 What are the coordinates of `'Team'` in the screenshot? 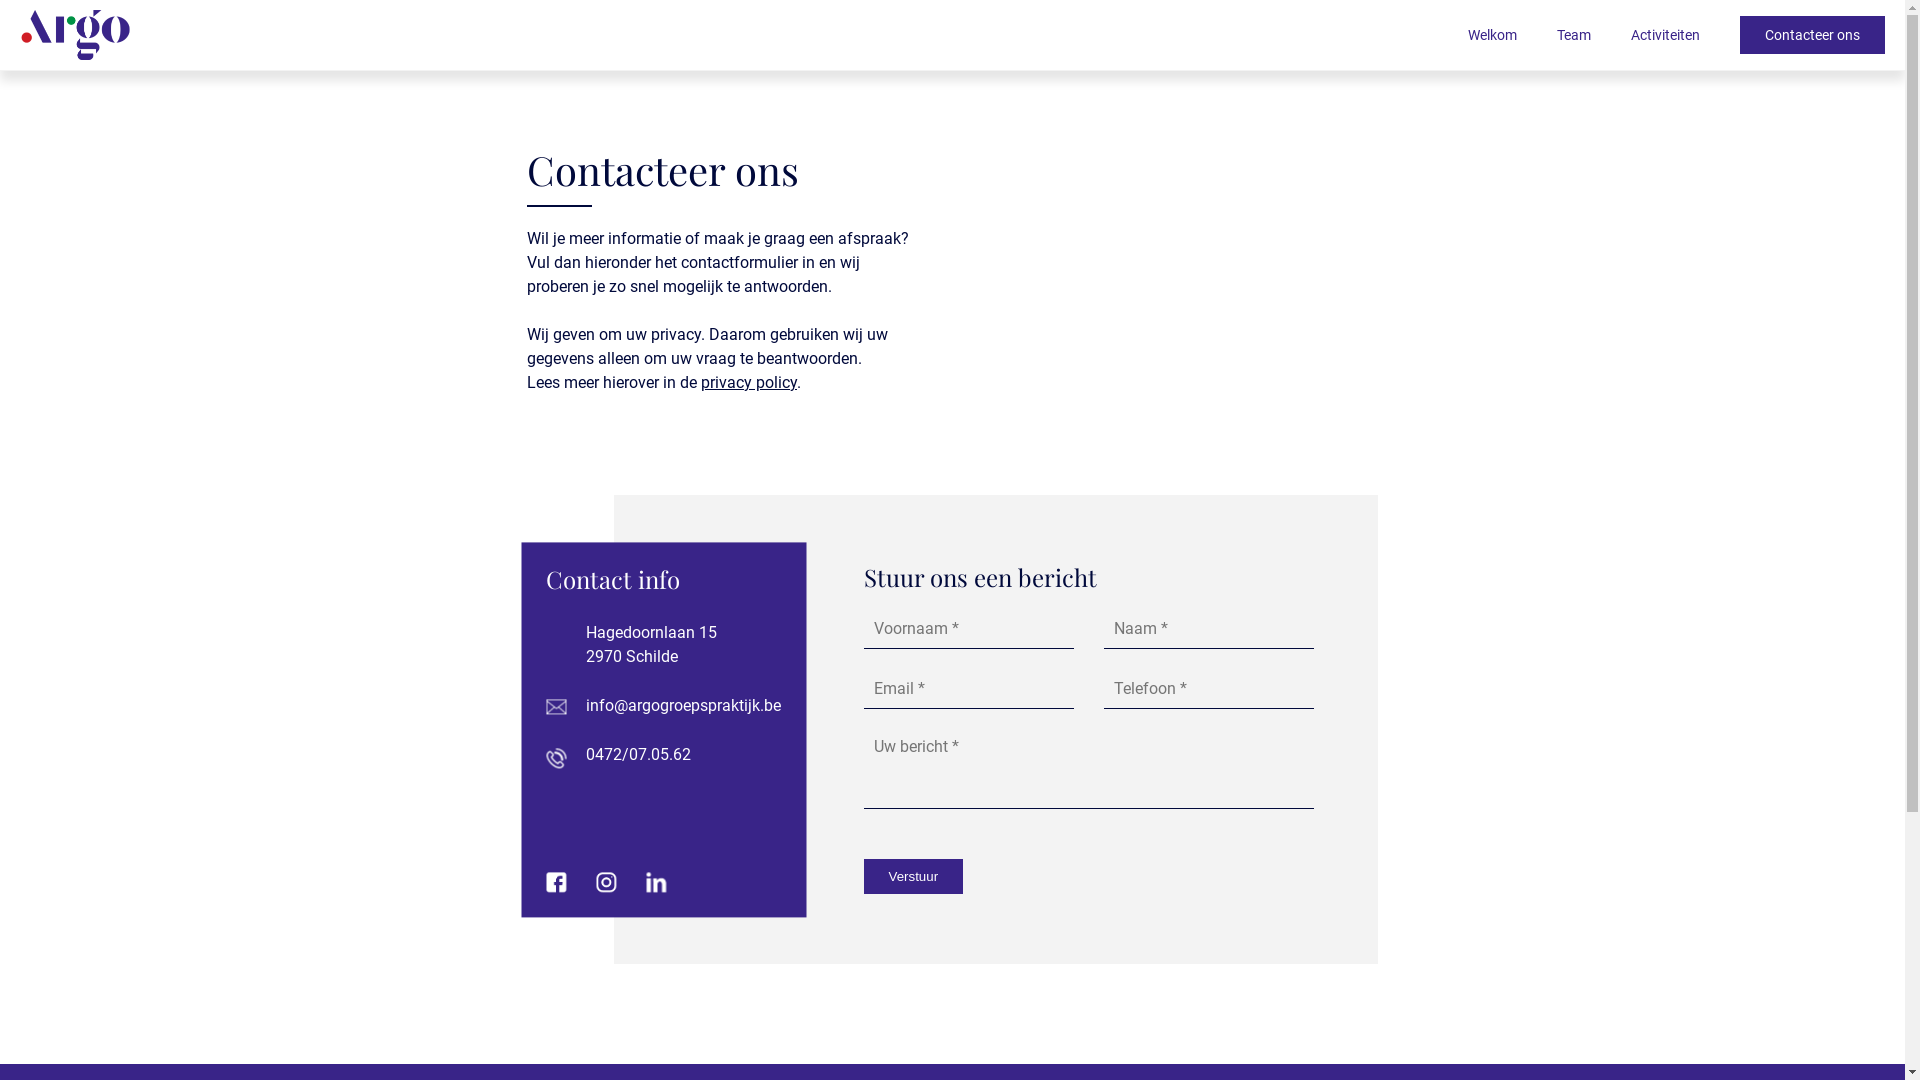 It's located at (1573, 34).